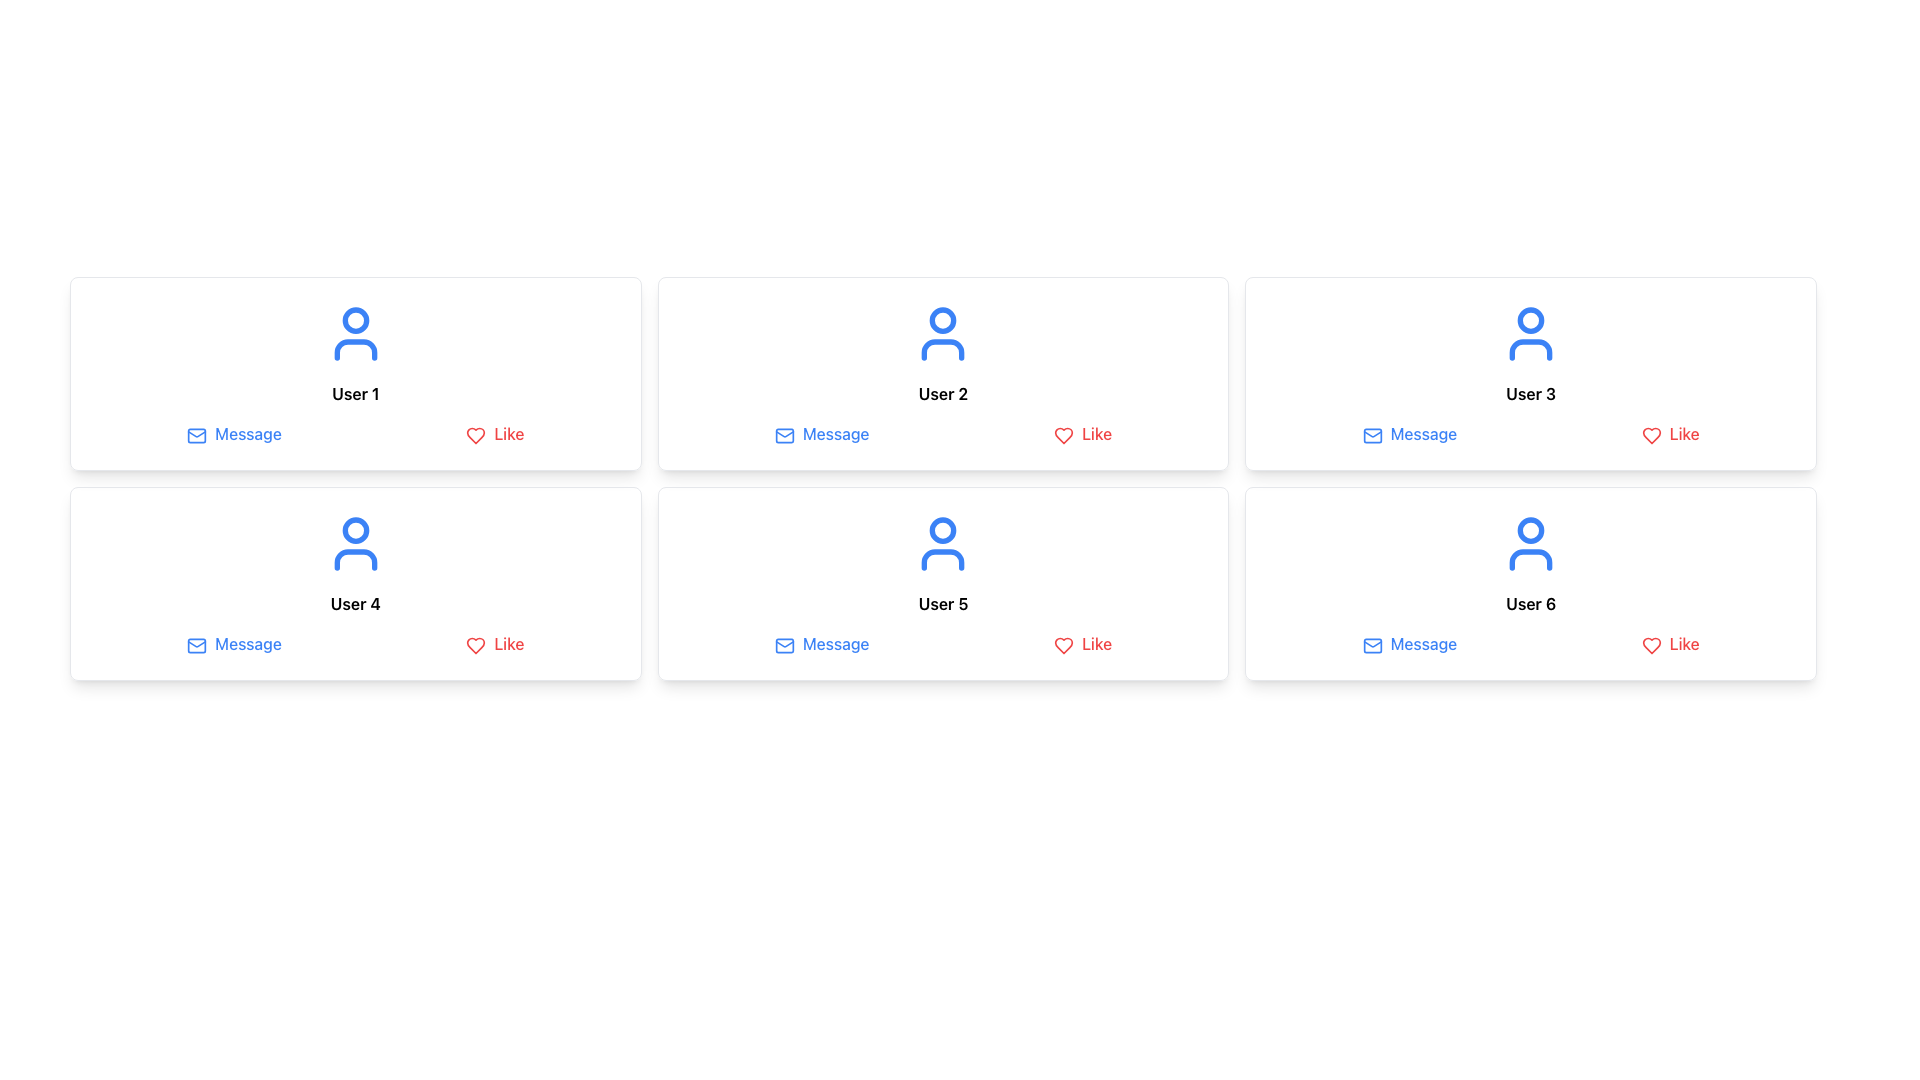  What do you see at coordinates (942, 319) in the screenshot?
I see `the SVG circle that represents the user icon in the second profile card ('User 2') located in the top row of the grid layout` at bounding box center [942, 319].